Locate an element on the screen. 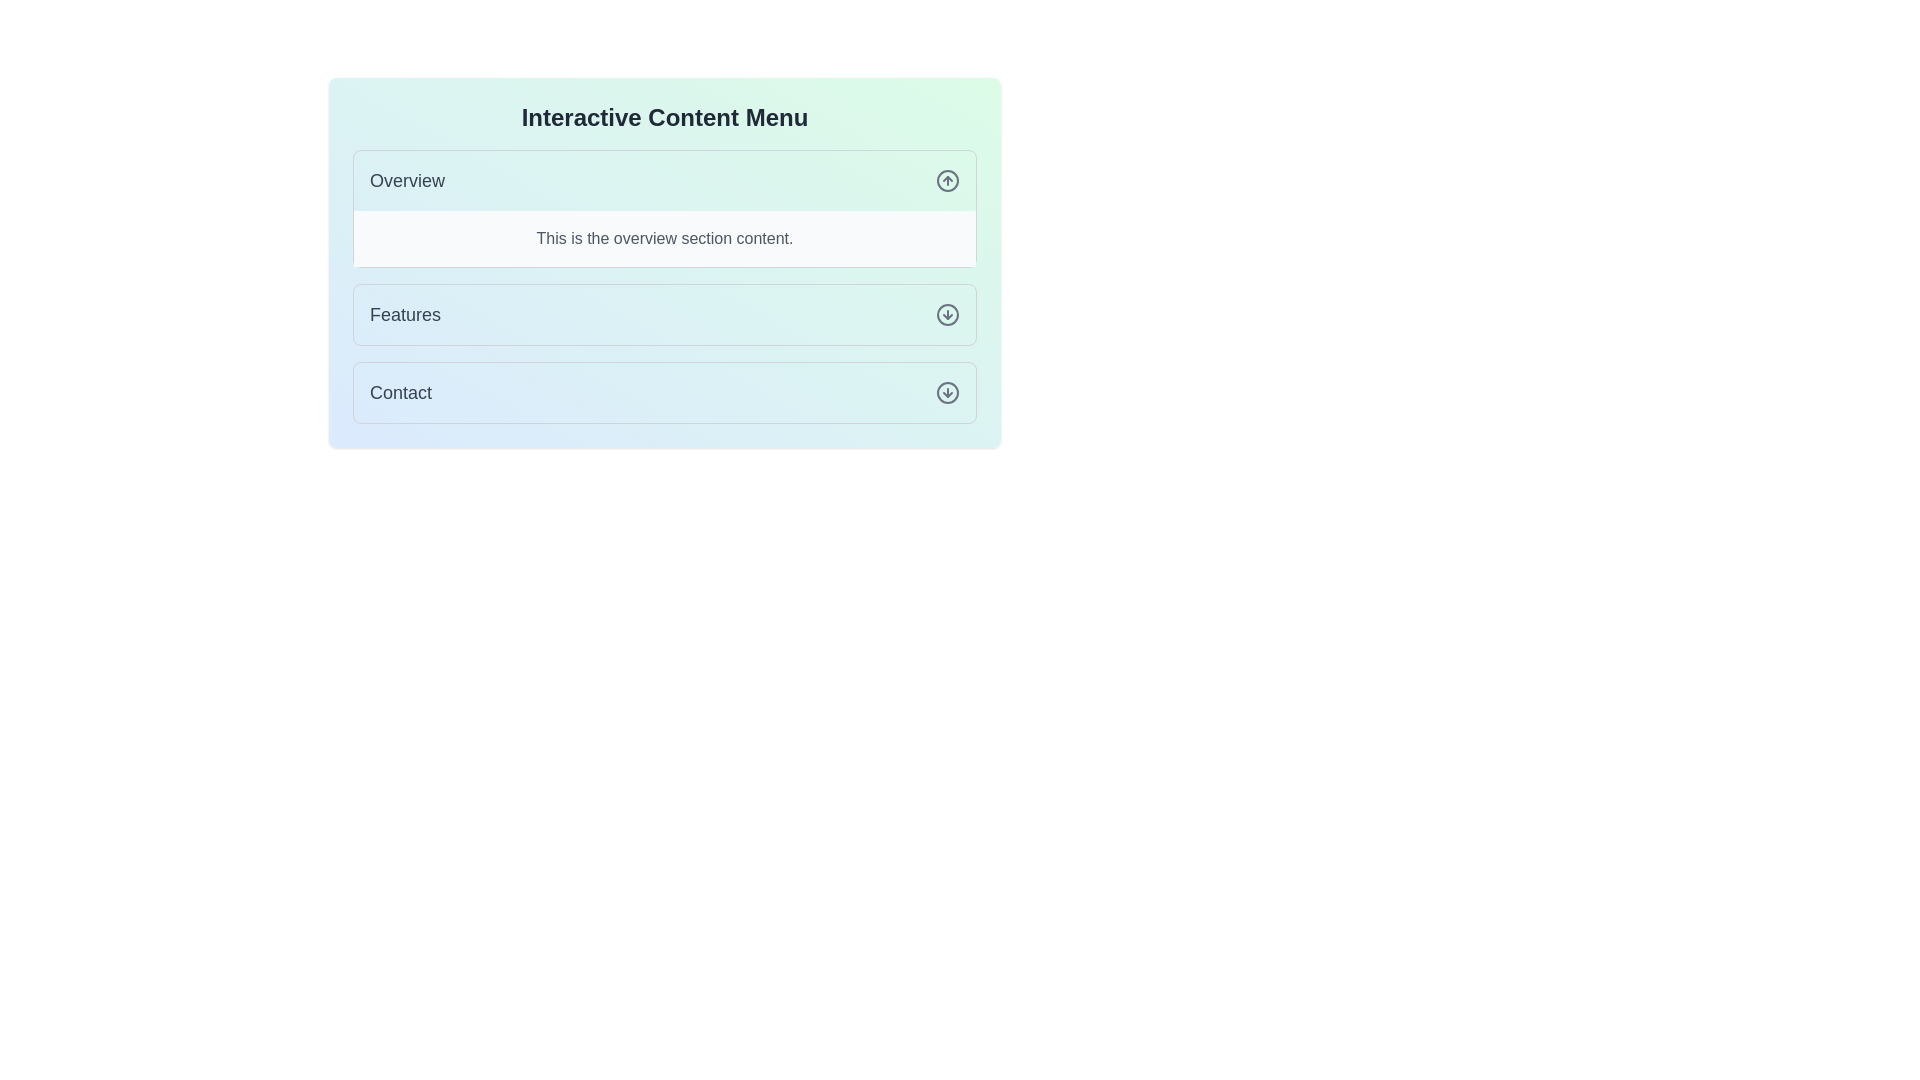 This screenshot has width=1920, height=1080. the button or navigation item with dropdown trigger located at the bottom of the vertical list, which follows the 'Features' element is located at coordinates (665, 393).